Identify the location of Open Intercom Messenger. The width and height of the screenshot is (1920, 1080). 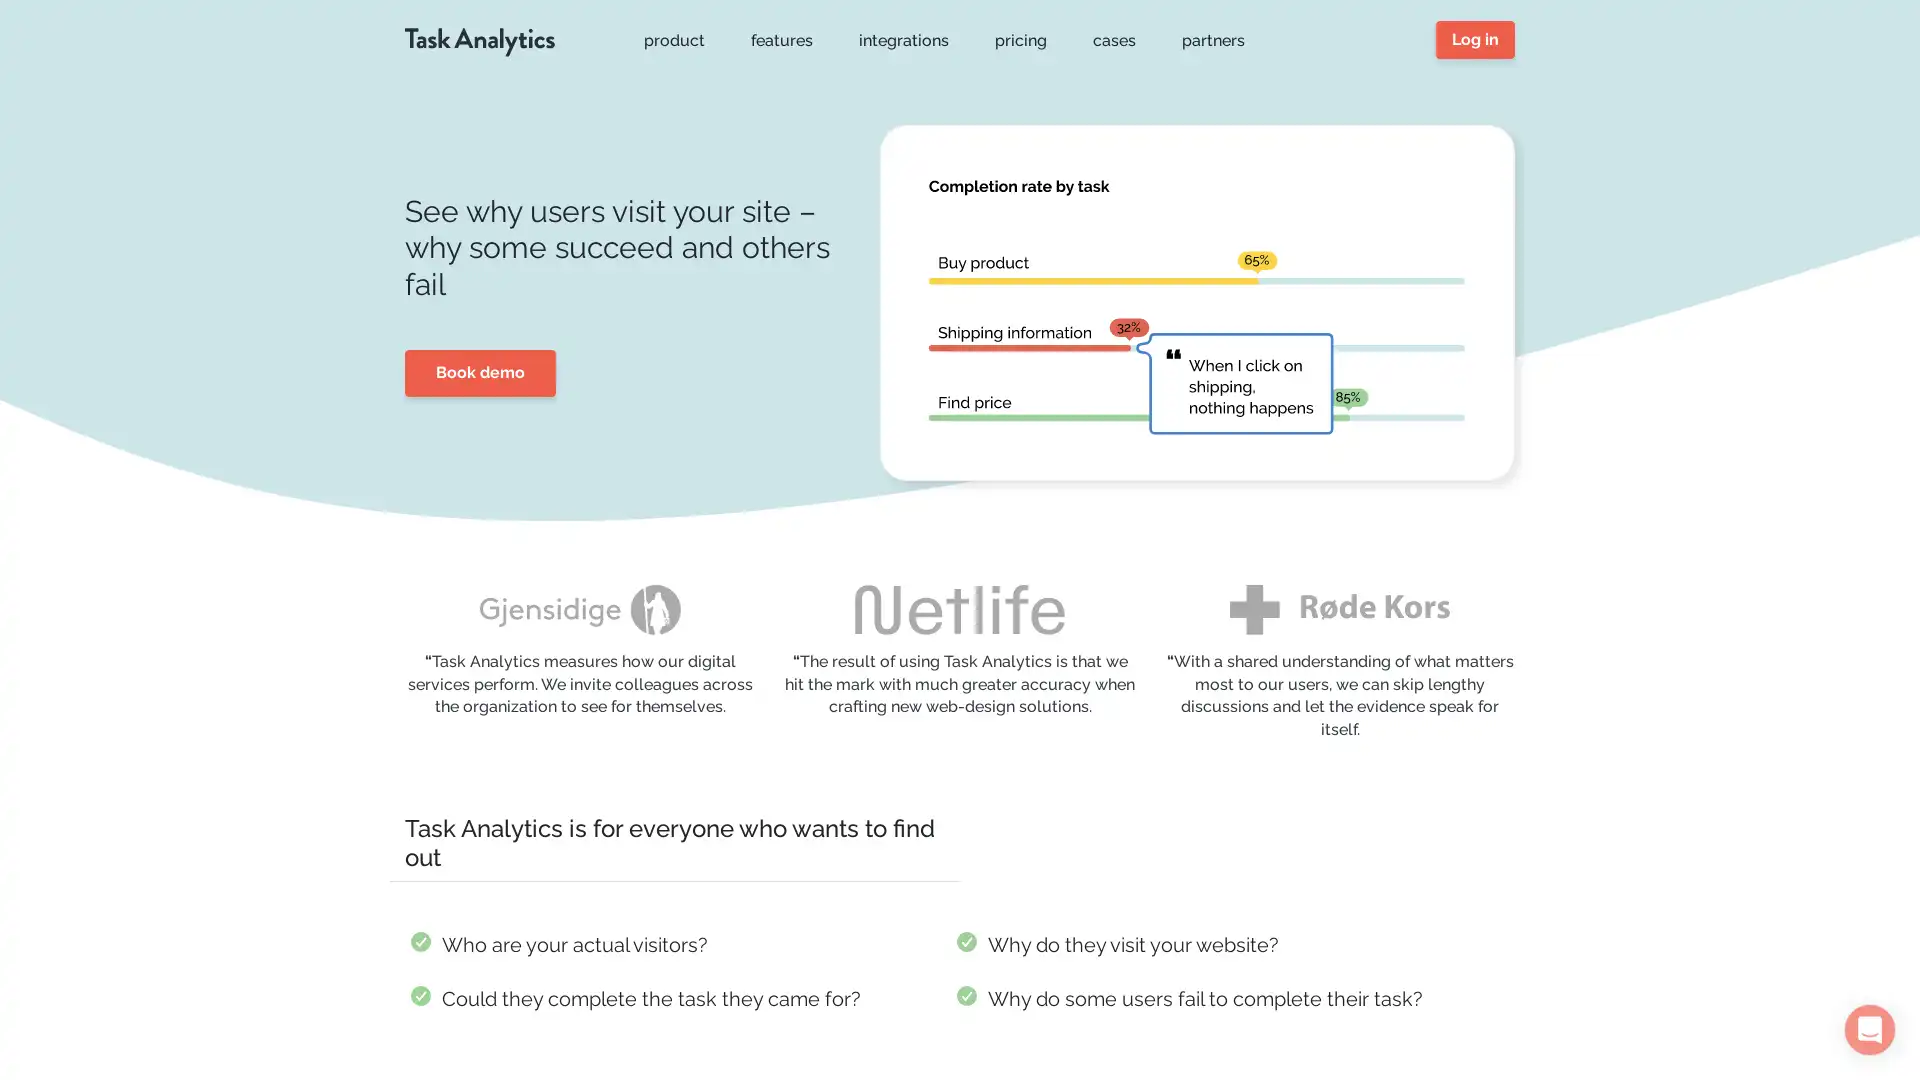
(1869, 1029).